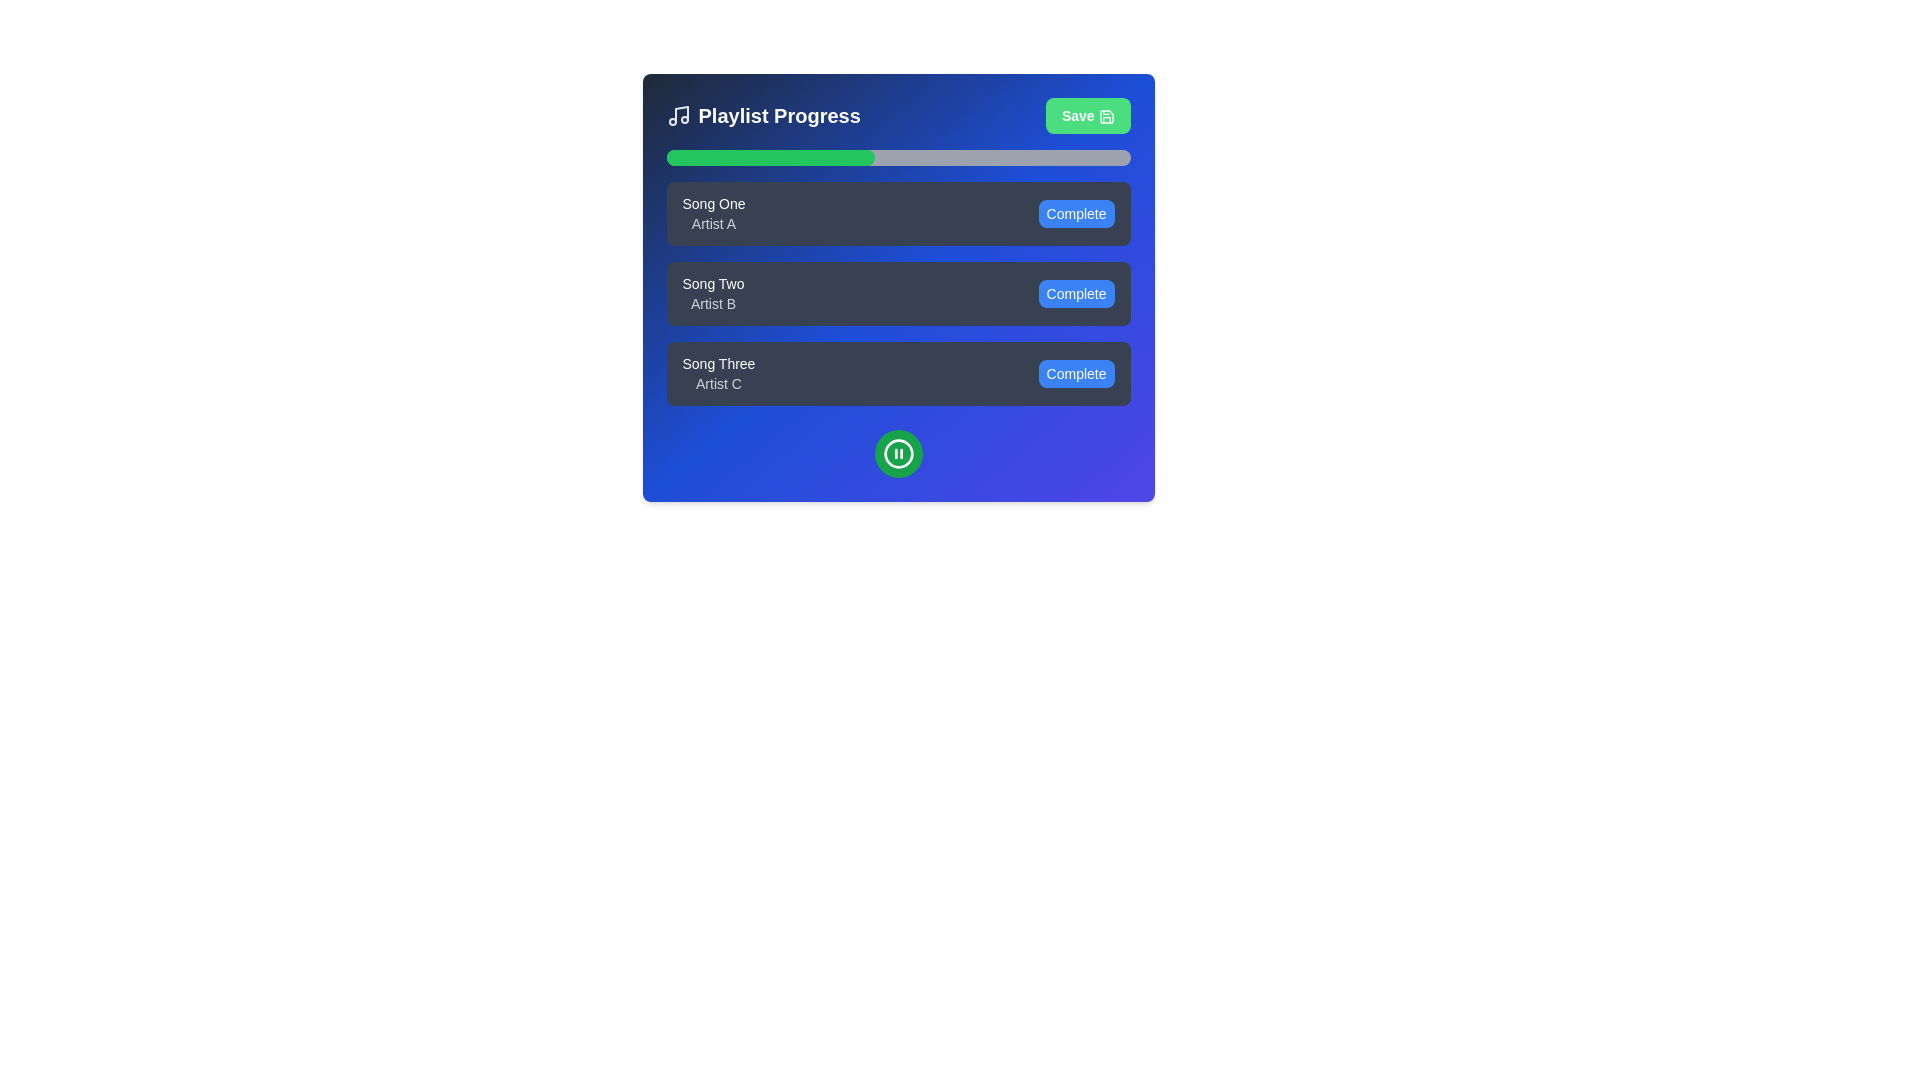 The height and width of the screenshot is (1080, 1920). What do you see at coordinates (714, 213) in the screenshot?
I see `the Text Display element that shows 'Song One' and 'Artist A', located on the top-most music entry within a card layout, to the left of the 'Complete' button` at bounding box center [714, 213].